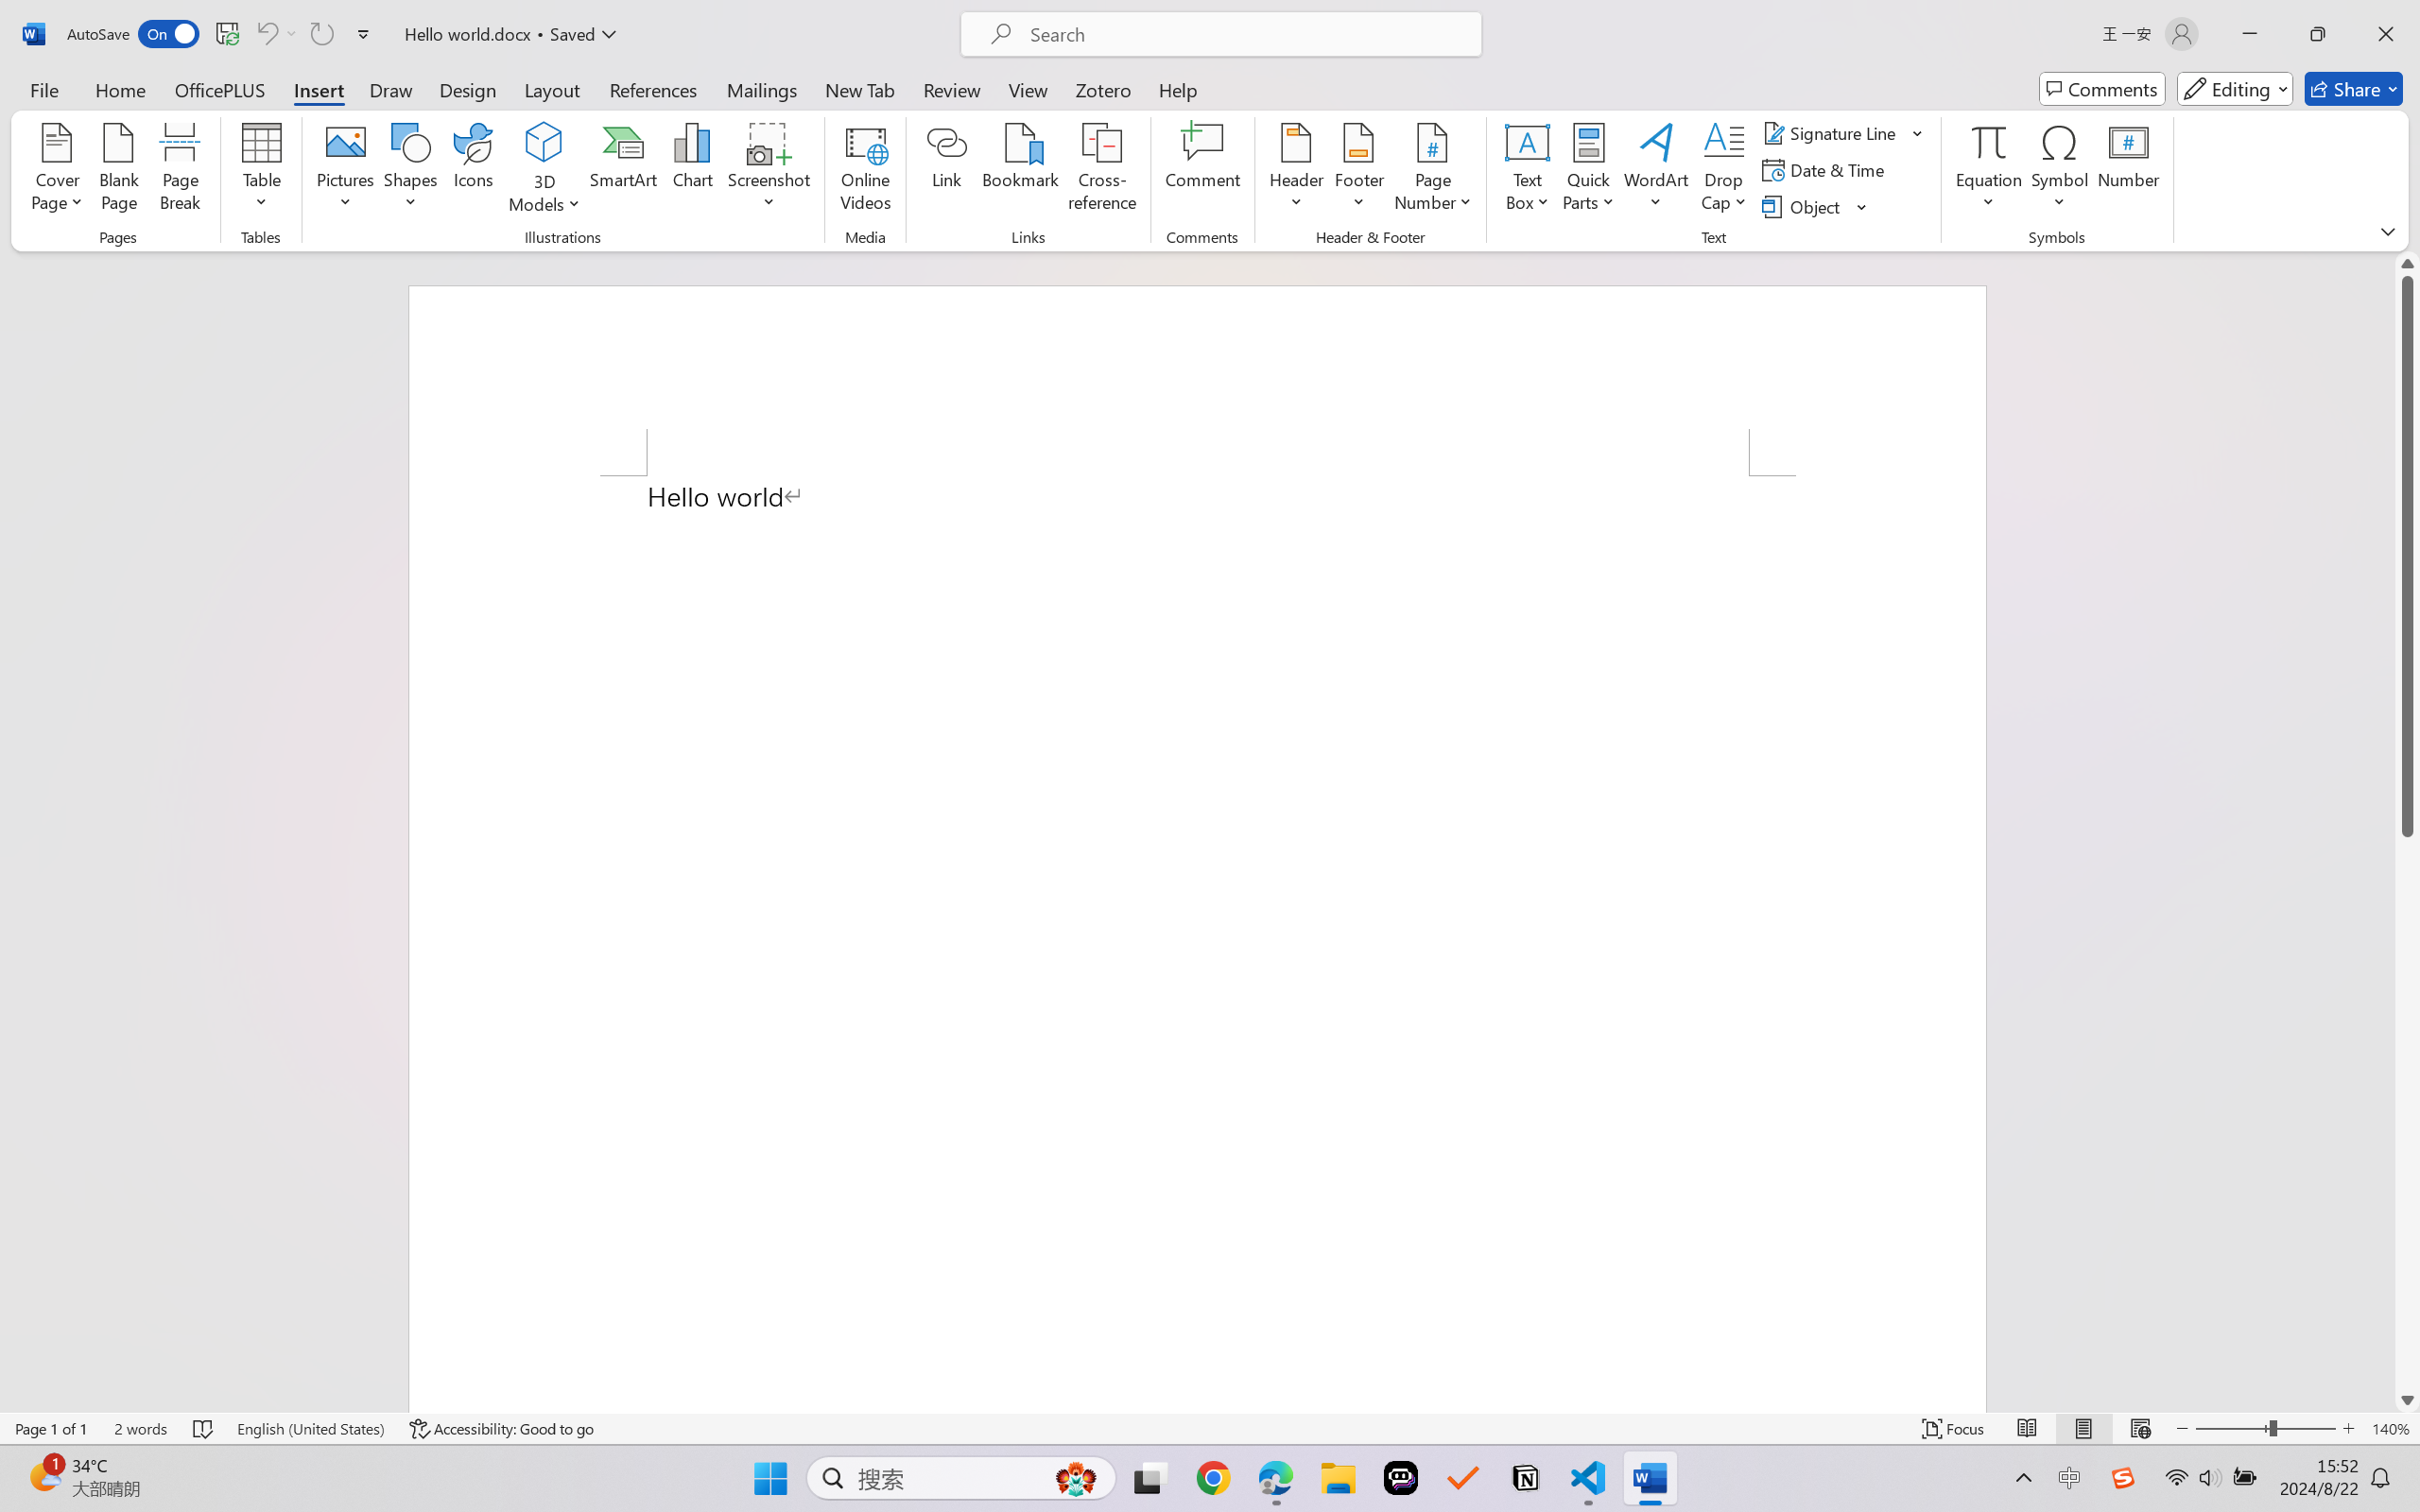  Describe the element at coordinates (391, 88) in the screenshot. I see `'Draw'` at that location.